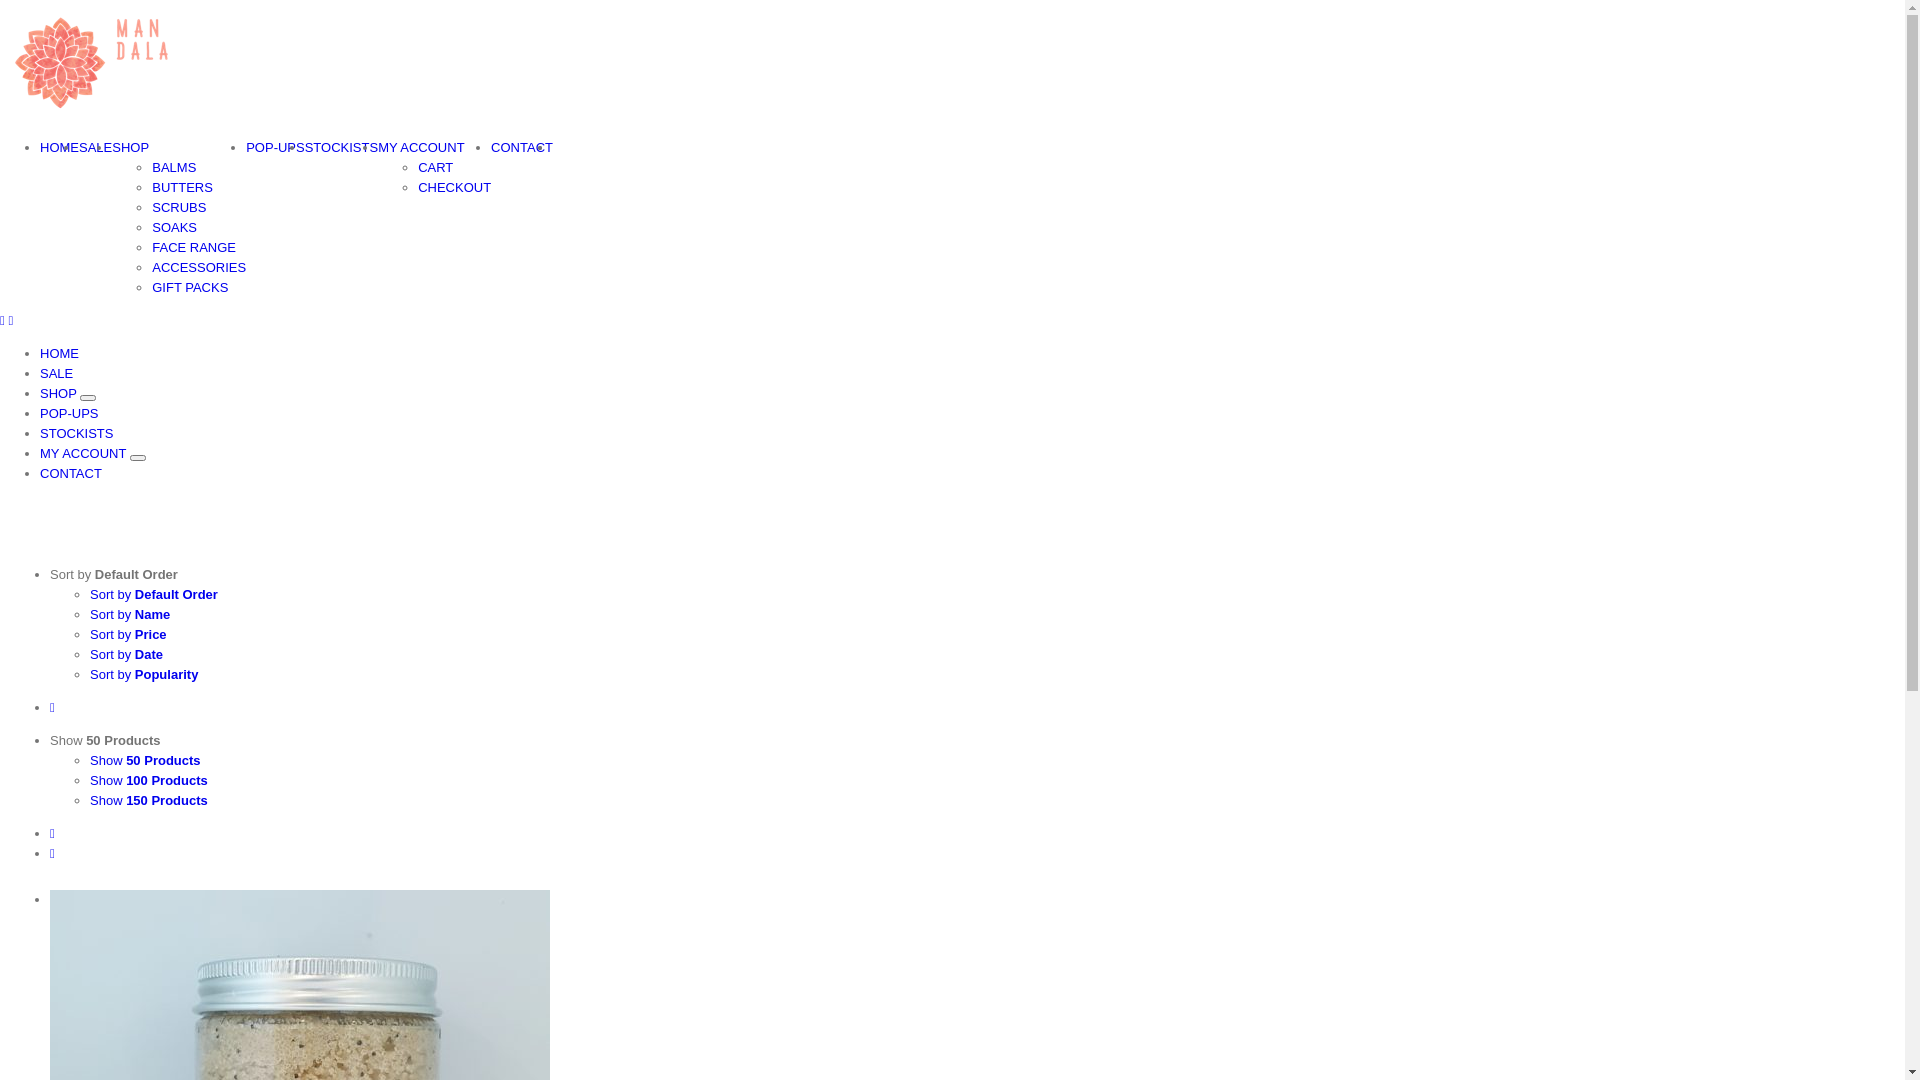 The height and width of the screenshot is (1080, 1920). What do you see at coordinates (182, 187) in the screenshot?
I see `'BUTTERS'` at bounding box center [182, 187].